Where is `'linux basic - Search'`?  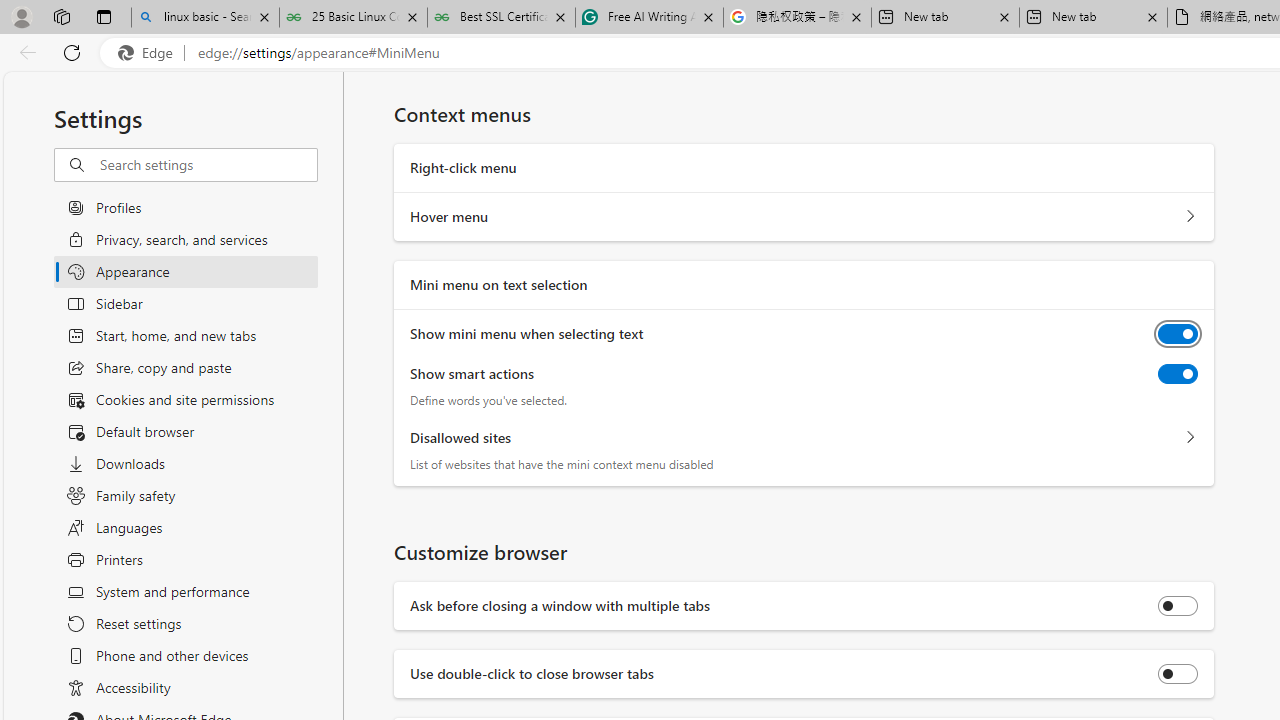 'linux basic - Search' is located at coordinates (205, 17).